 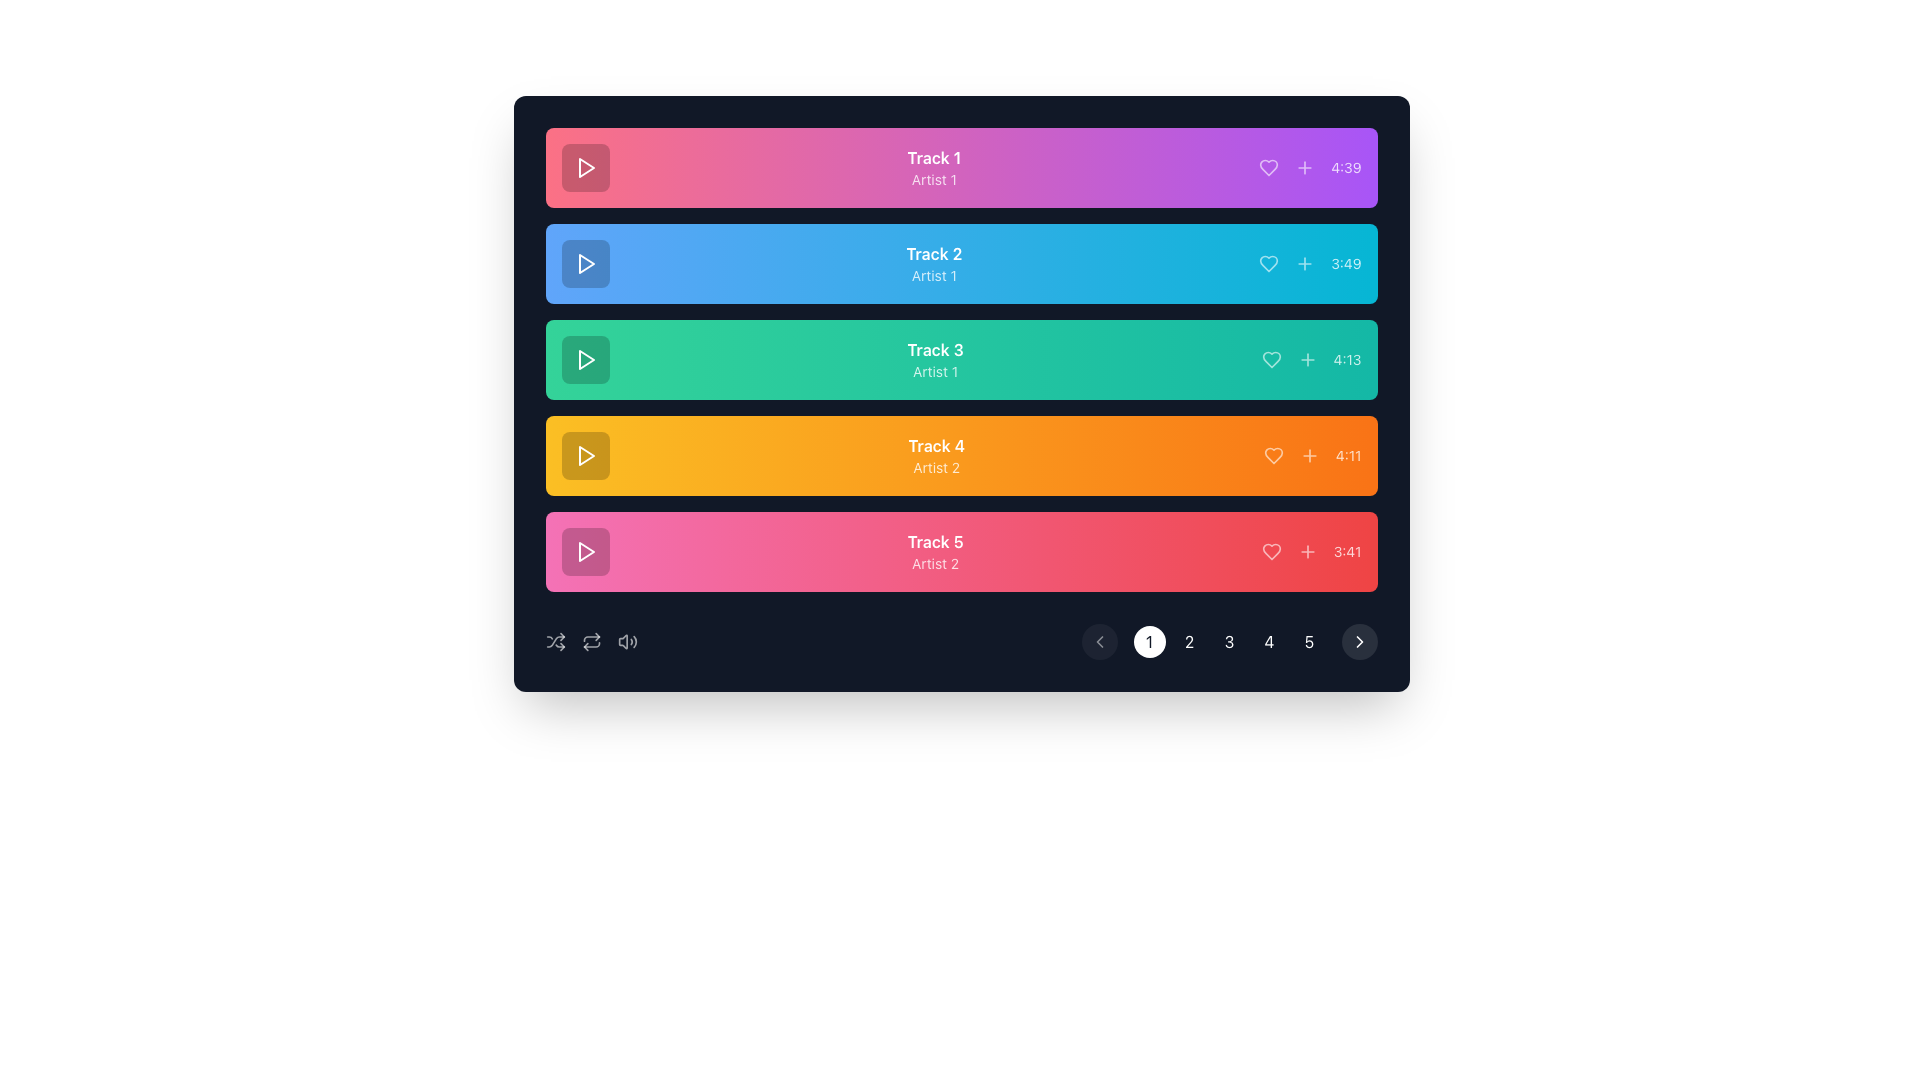 I want to click on the text display area that shows 'Track 1' by 'Artist 1', located centrally in the first row of the vertical list, so click(x=933, y=167).